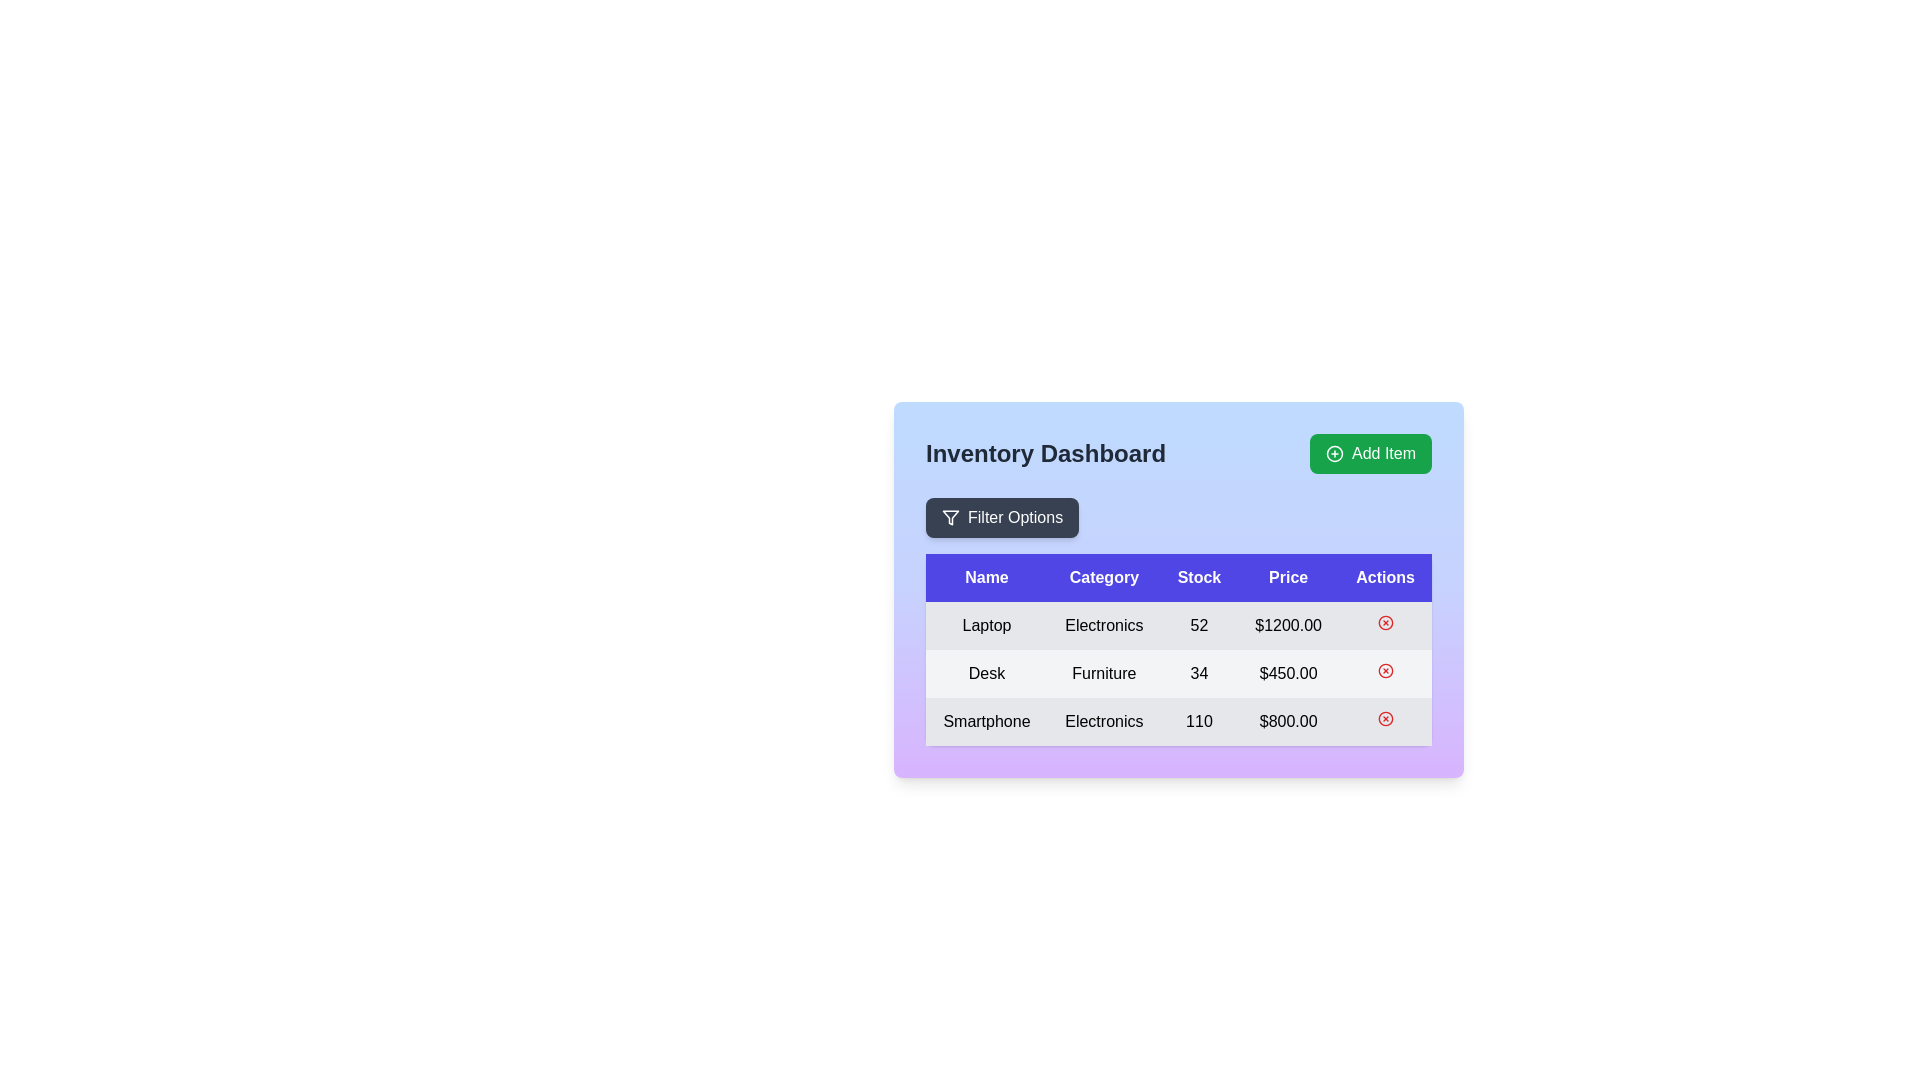 The image size is (1920, 1080). What do you see at coordinates (1334, 454) in the screenshot?
I see `the SVG Circle icon located within the 'Add Item' button at the top-right corner of the main interface` at bounding box center [1334, 454].